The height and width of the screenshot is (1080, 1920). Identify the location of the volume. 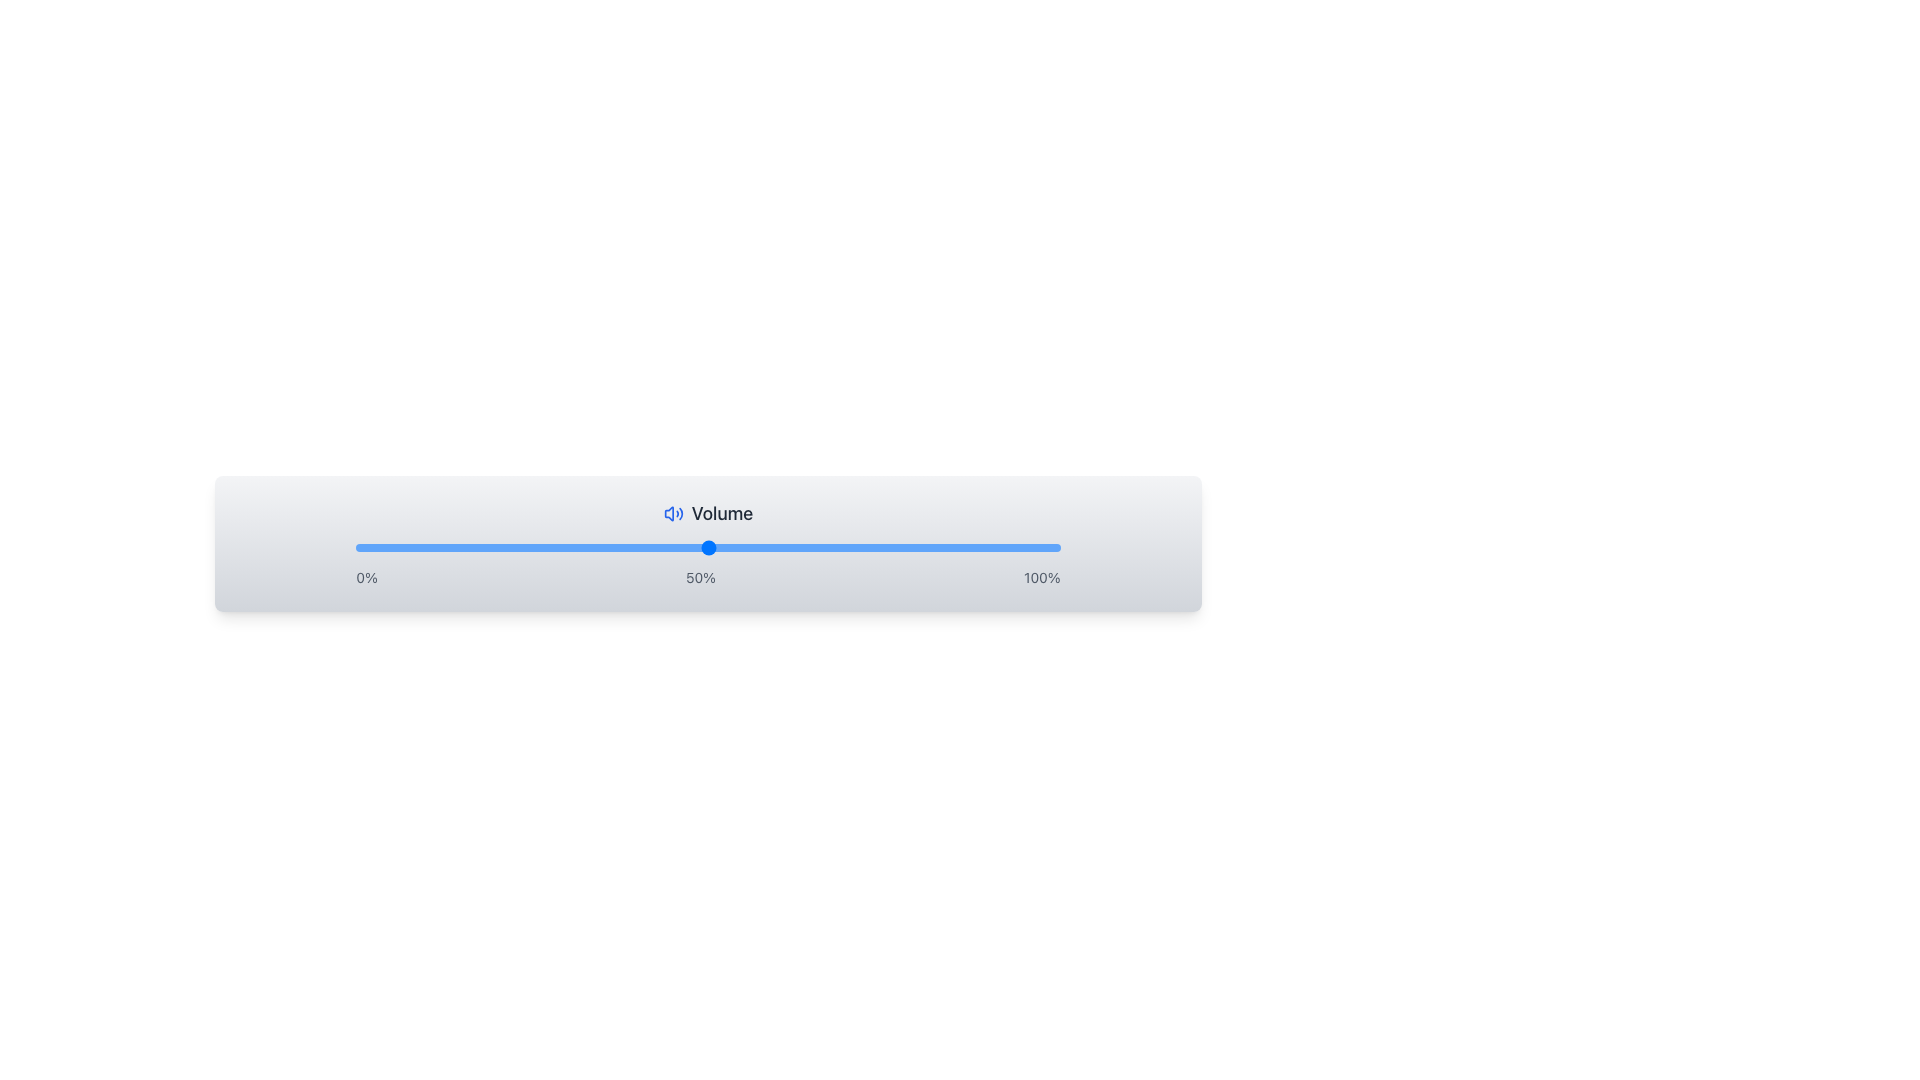
(806, 547).